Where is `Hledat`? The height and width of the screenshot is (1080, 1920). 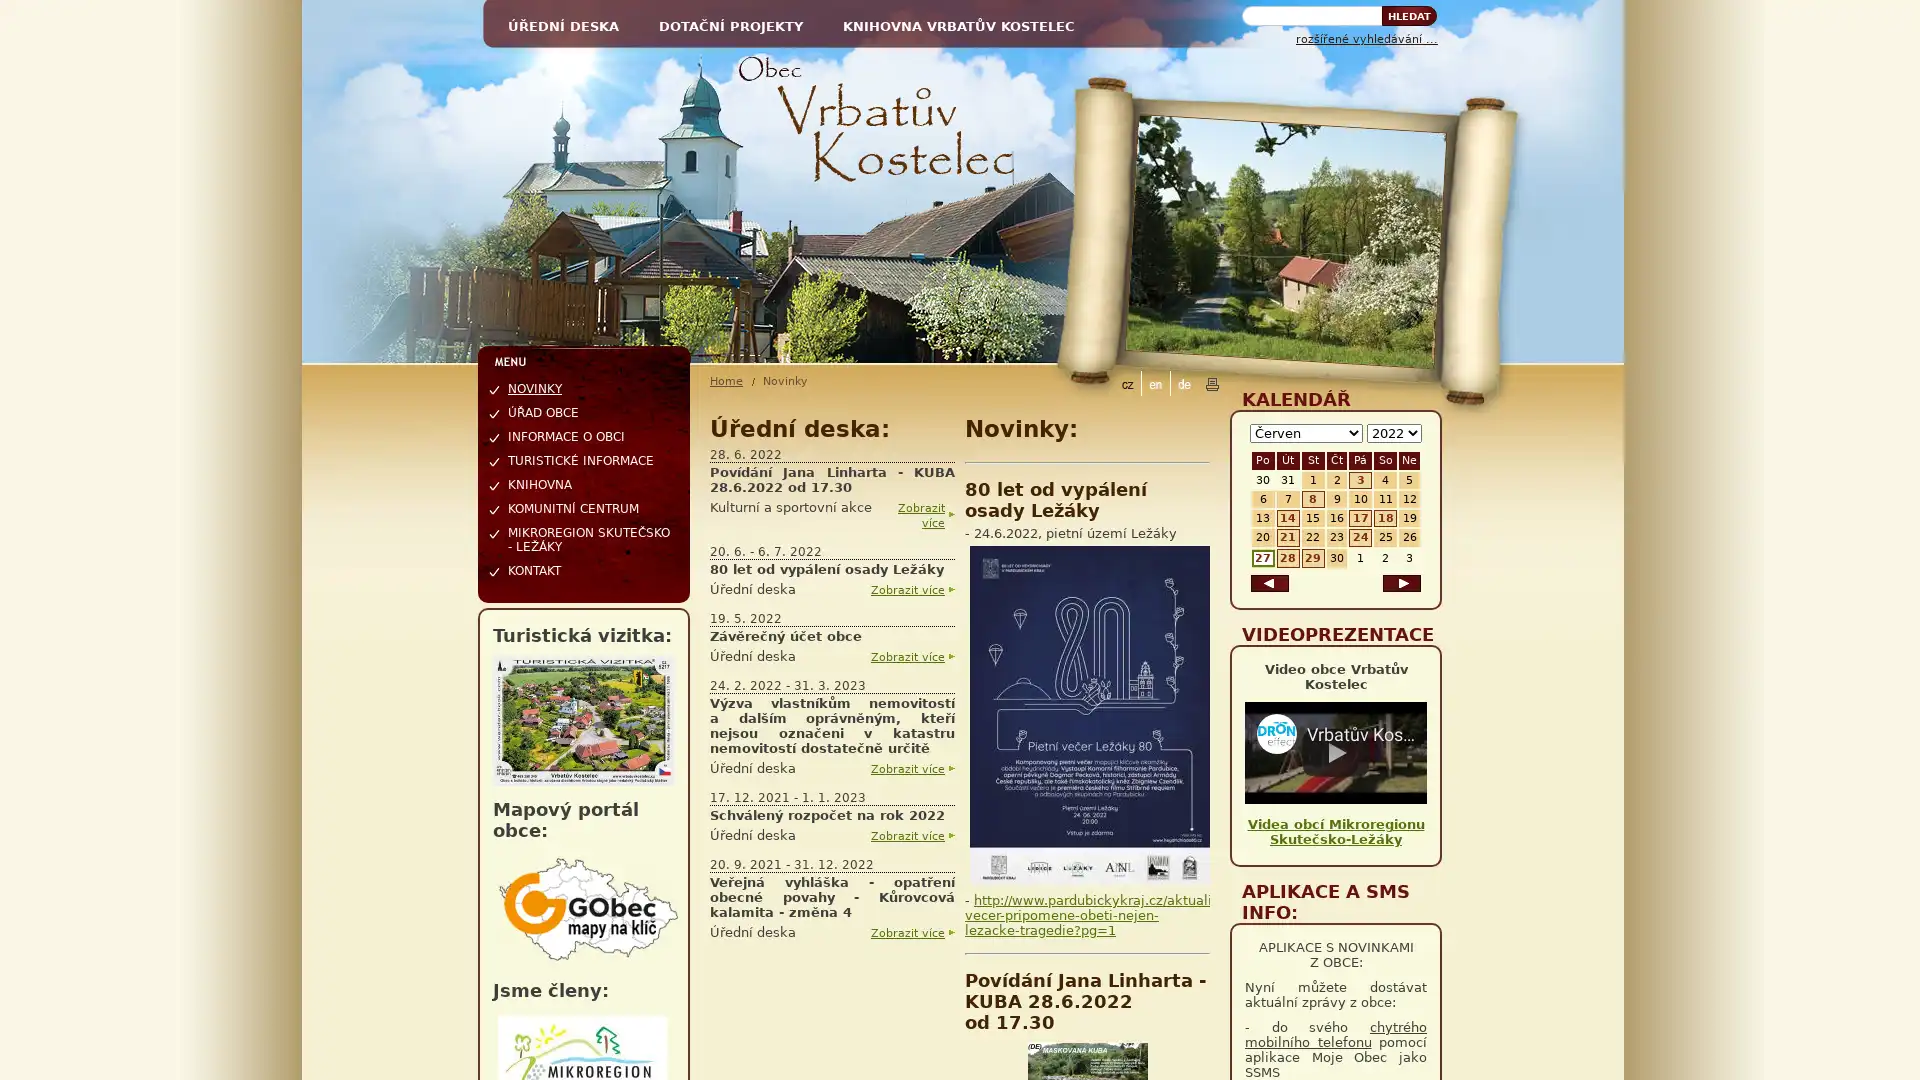
Hledat is located at coordinates (1408, 15).